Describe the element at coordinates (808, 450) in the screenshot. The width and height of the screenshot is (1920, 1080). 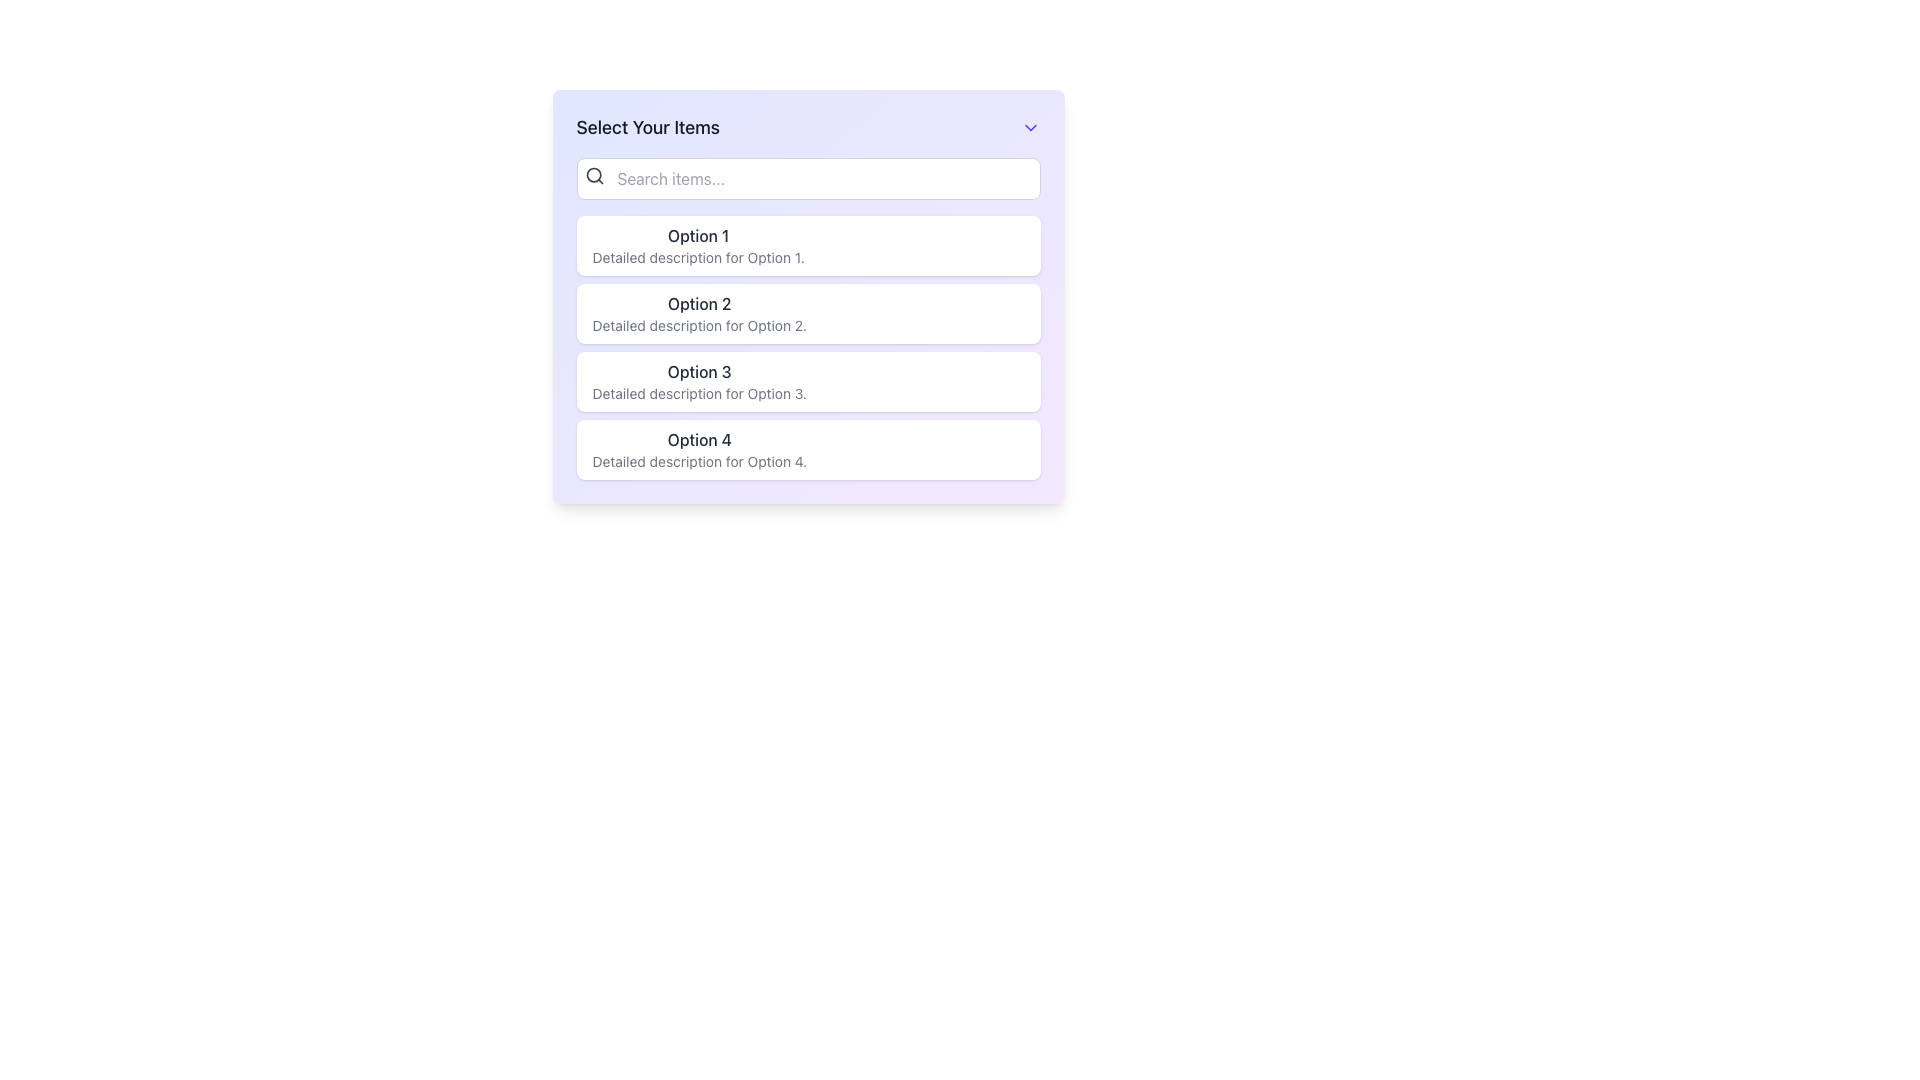
I see `the fourth option selector in the dropdown list, which allows users to choose 'Option 4'` at that location.